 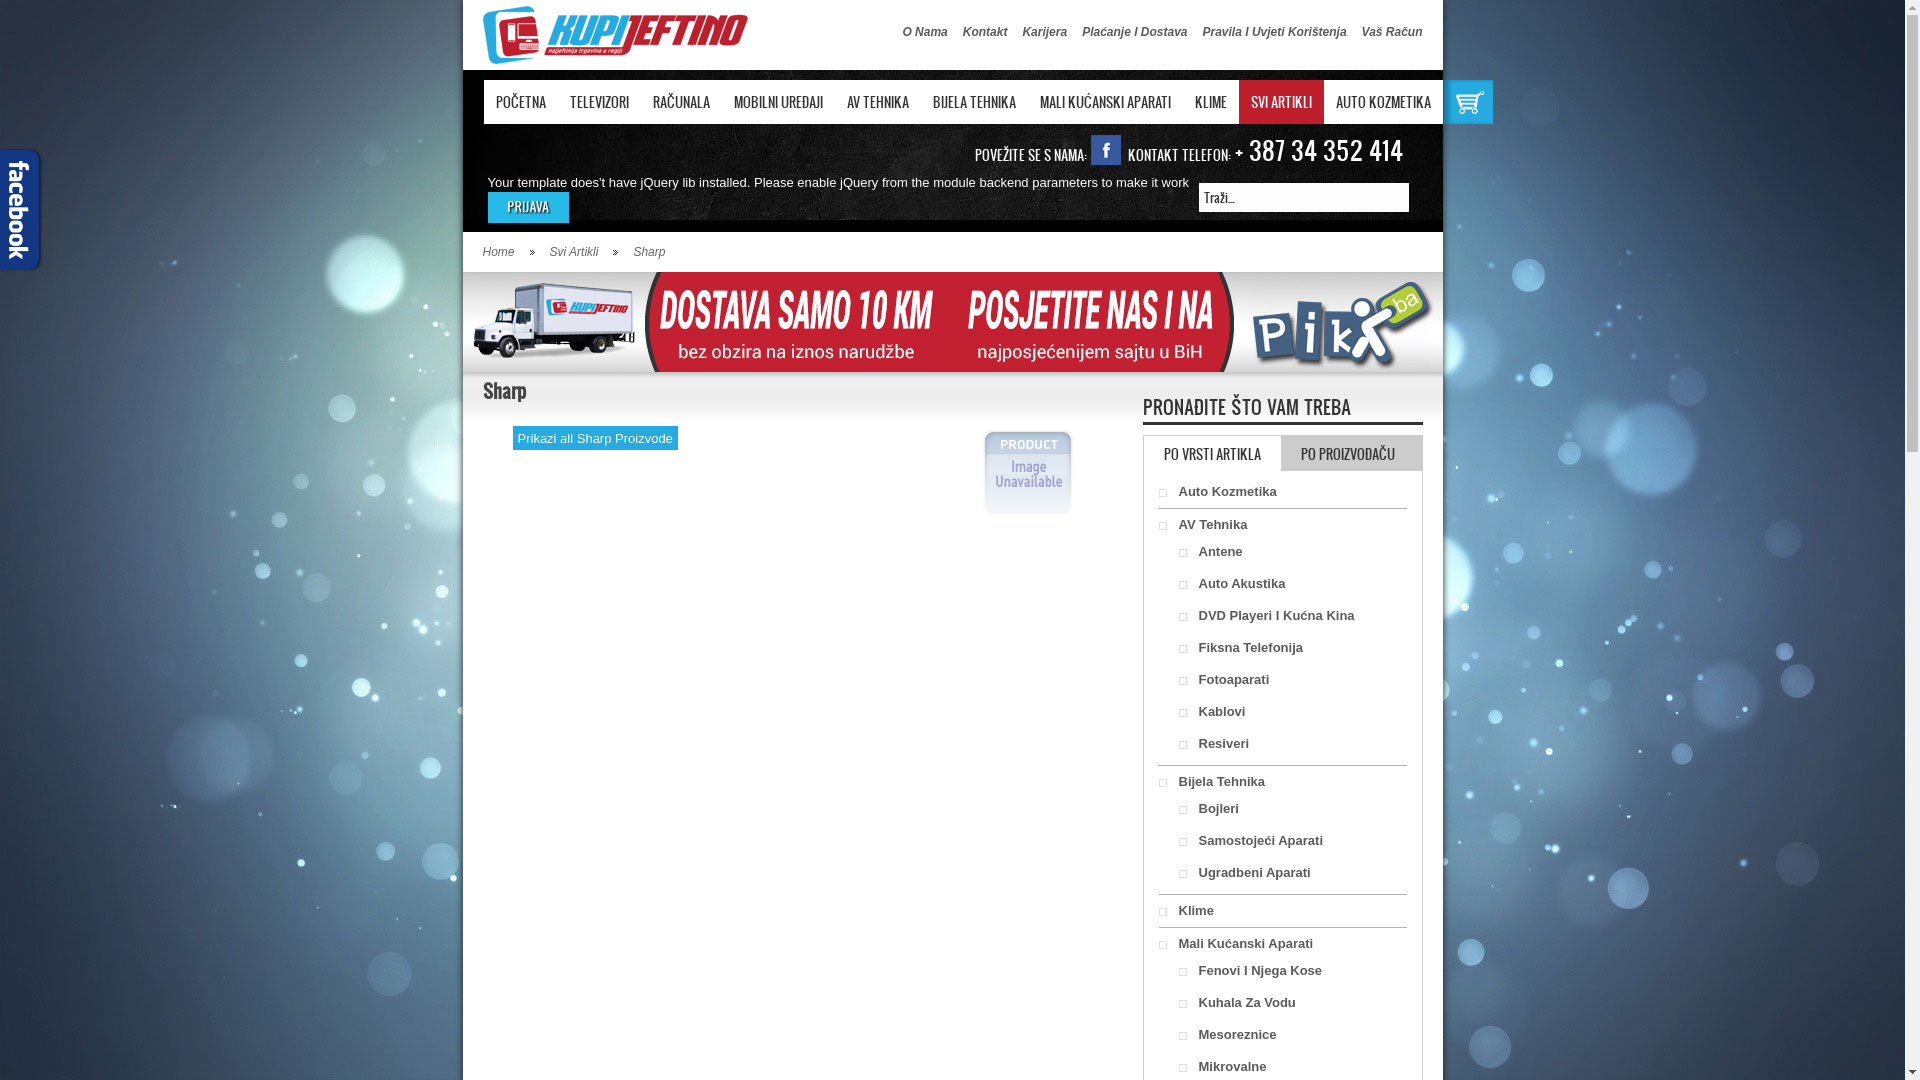 I want to click on 'Kablovi', so click(x=1291, y=711).